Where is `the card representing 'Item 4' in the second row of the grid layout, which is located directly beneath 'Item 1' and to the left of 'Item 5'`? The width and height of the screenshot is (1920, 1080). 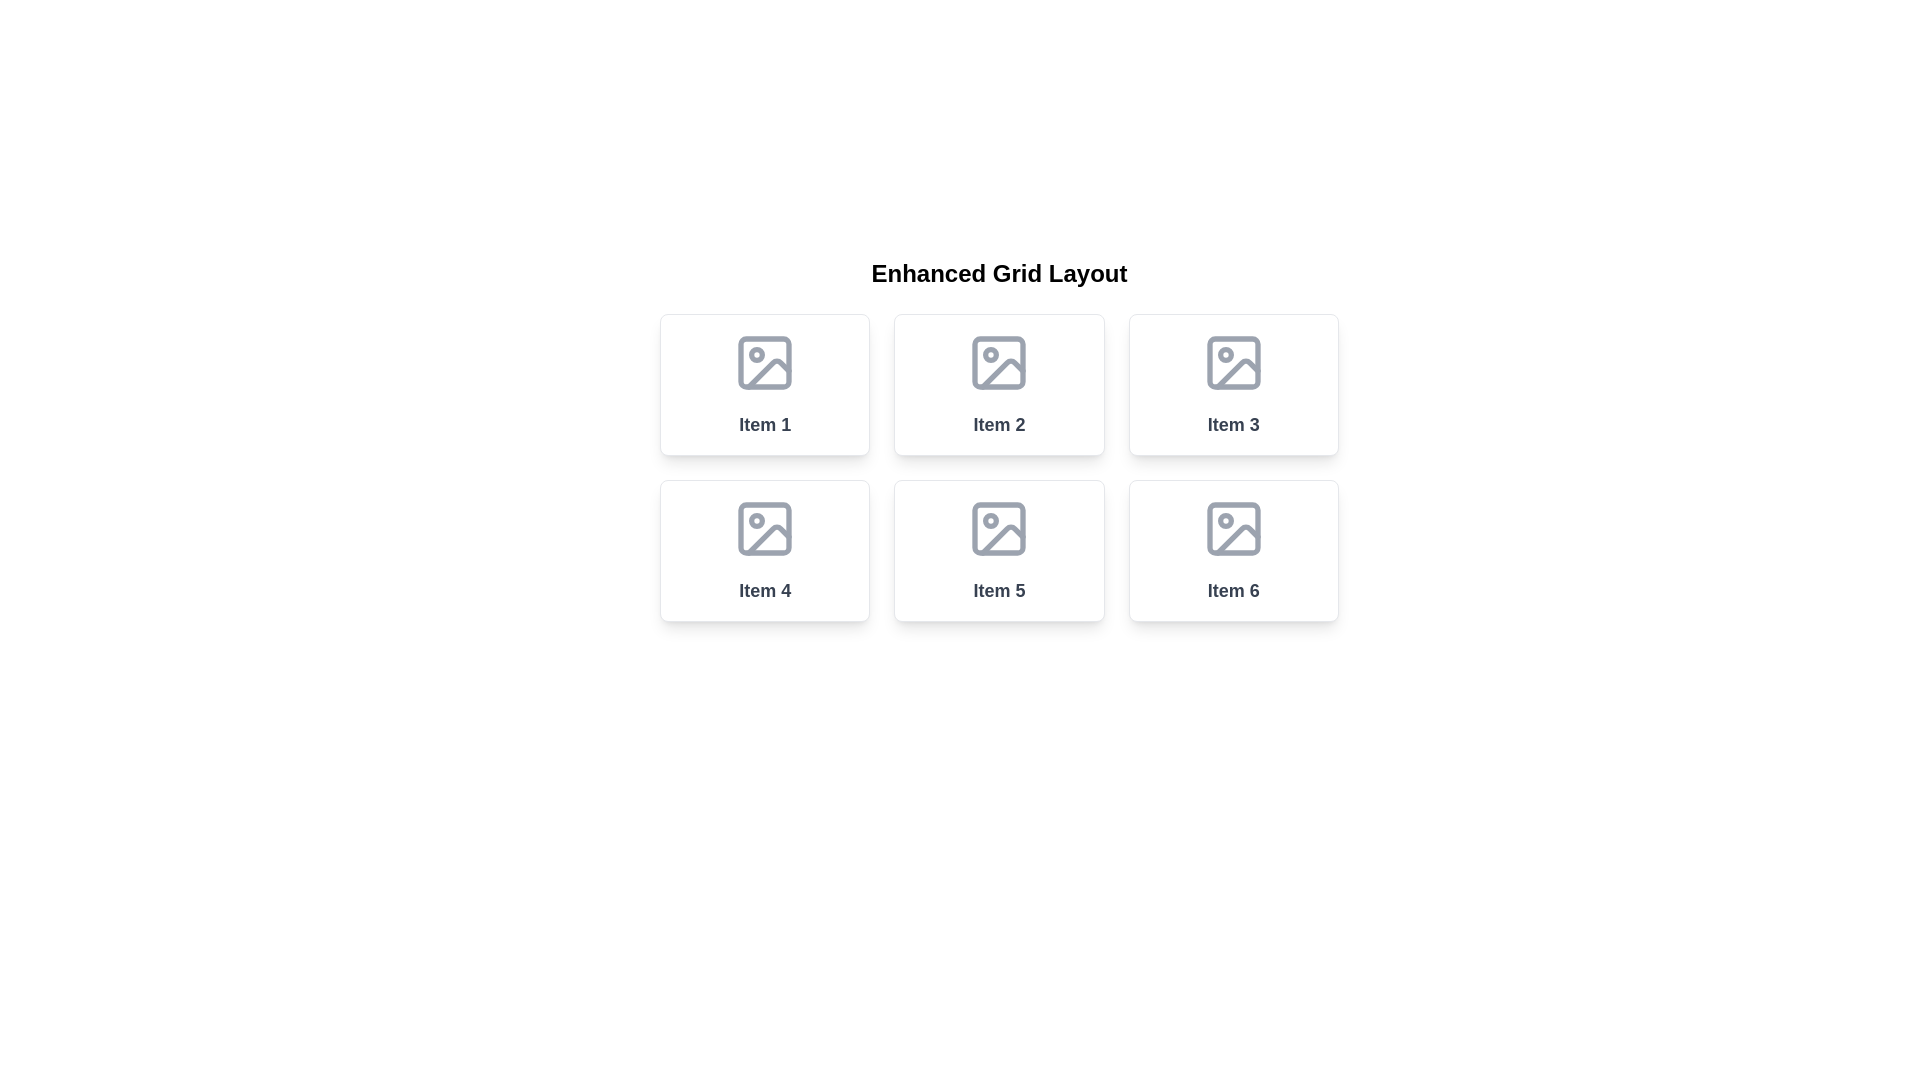 the card representing 'Item 4' in the second row of the grid layout, which is located directly beneath 'Item 1' and to the left of 'Item 5' is located at coordinates (764, 551).